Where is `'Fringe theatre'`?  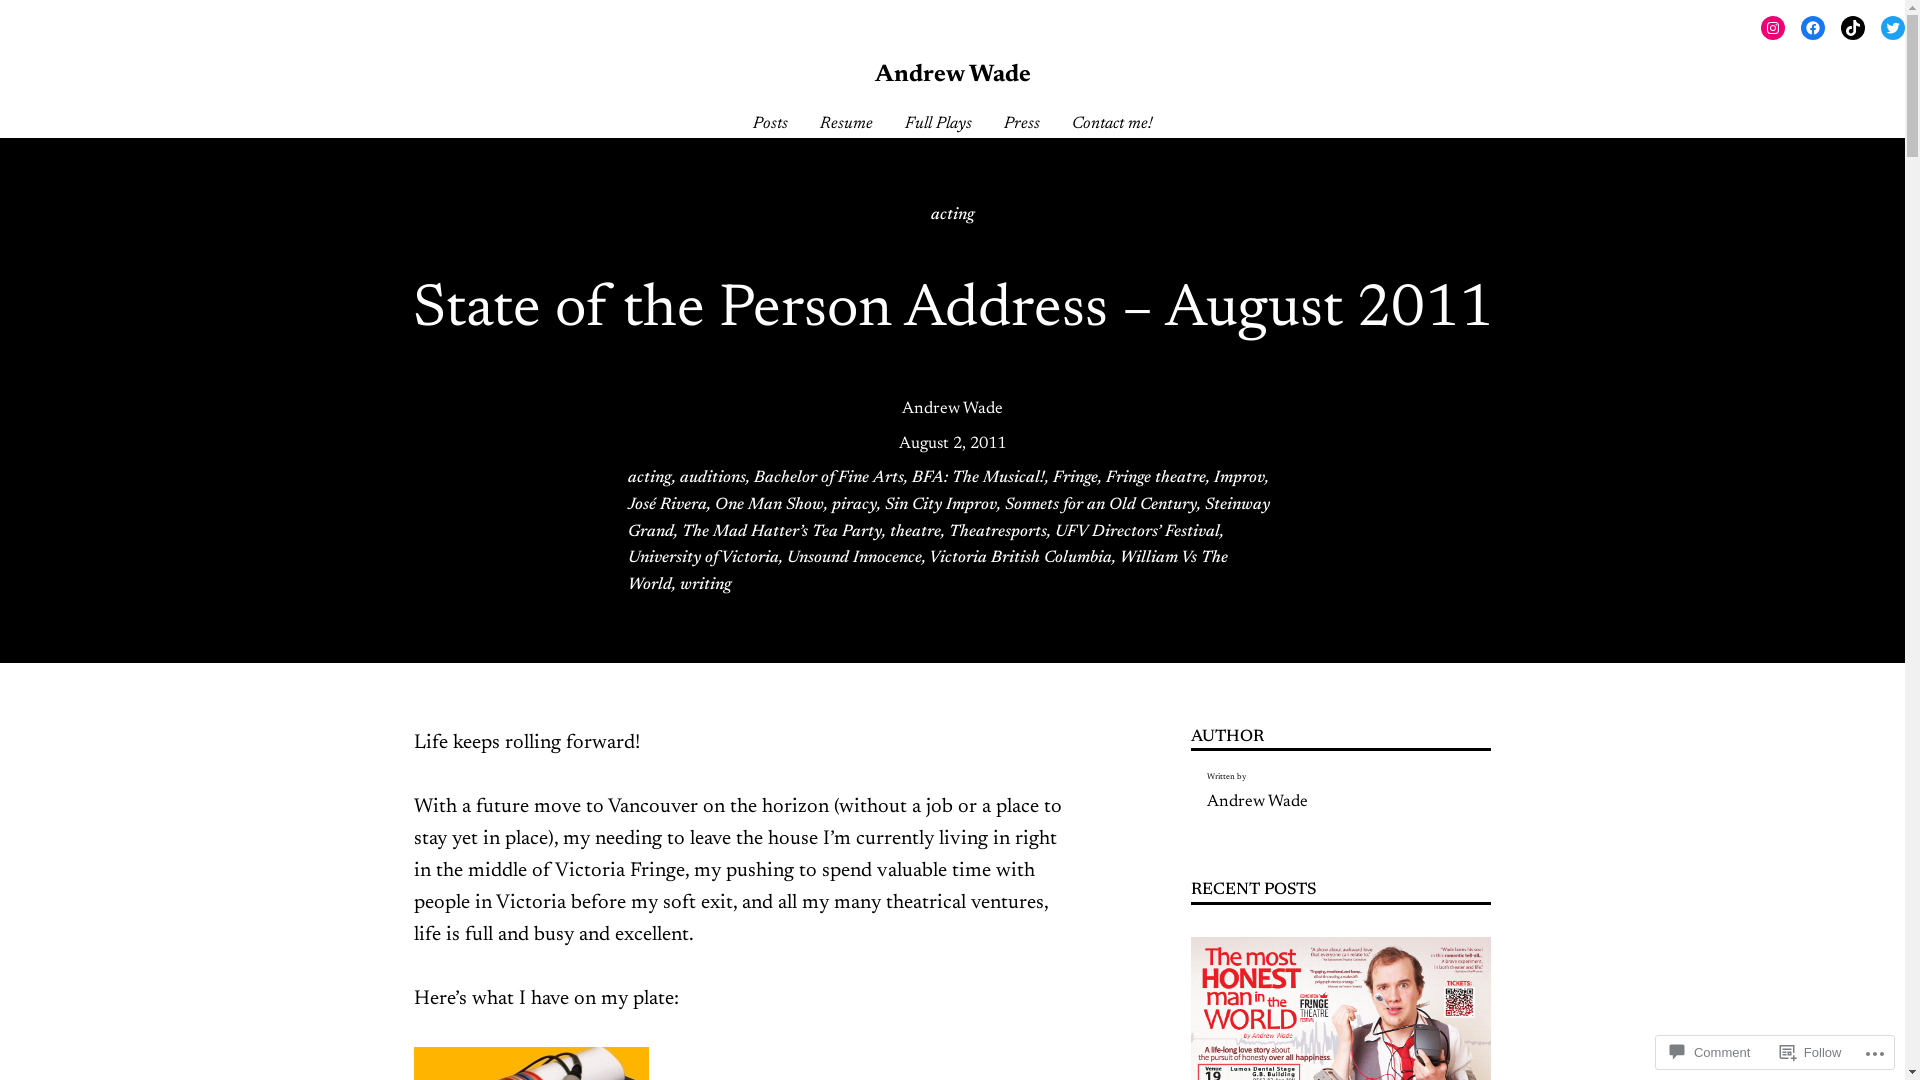 'Fringe theatre' is located at coordinates (1156, 478).